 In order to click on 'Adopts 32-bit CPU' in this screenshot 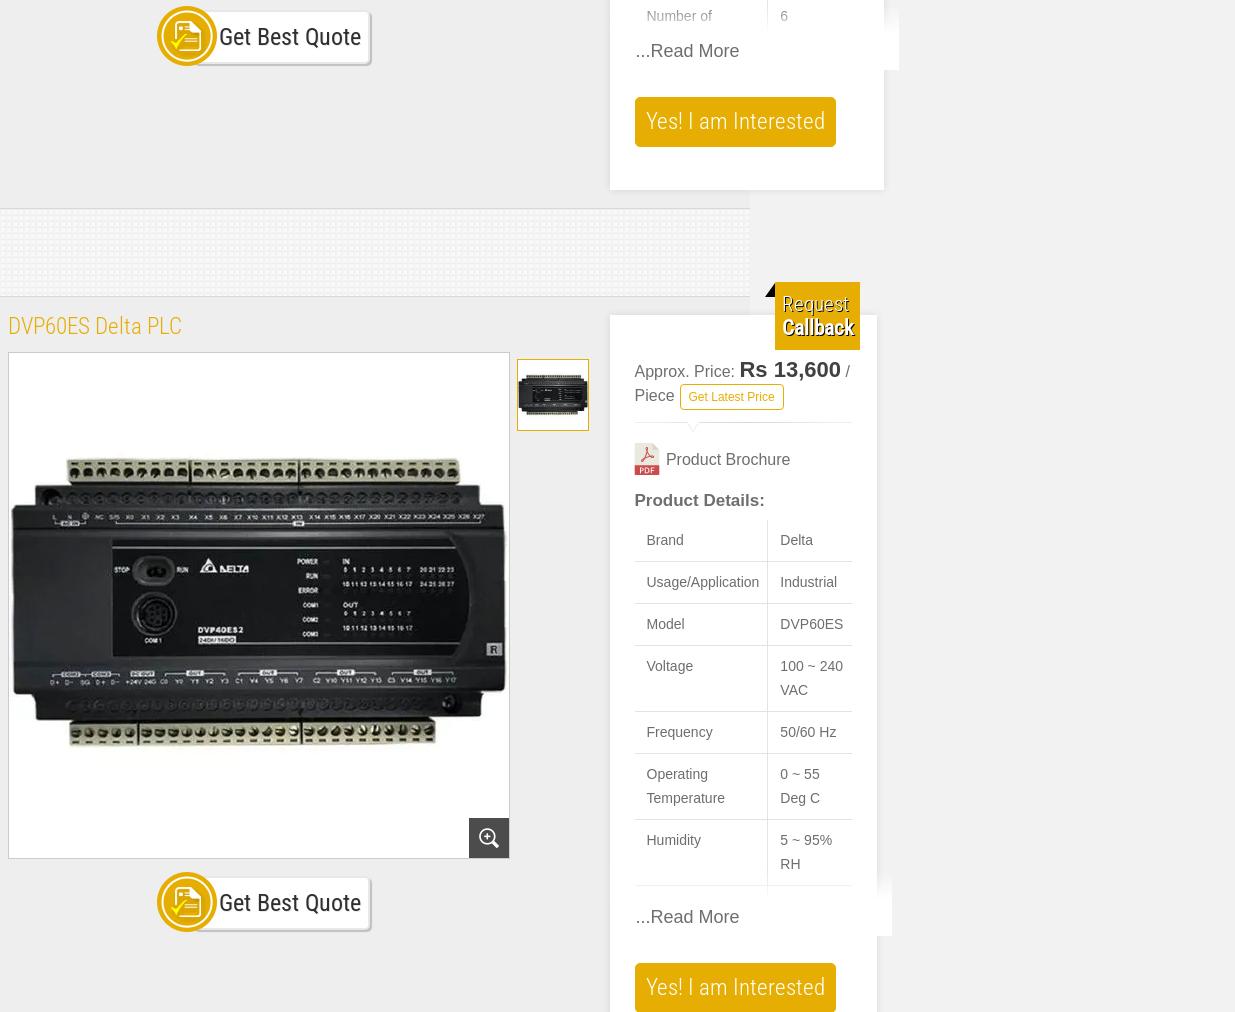, I will do `click(661, 943)`.